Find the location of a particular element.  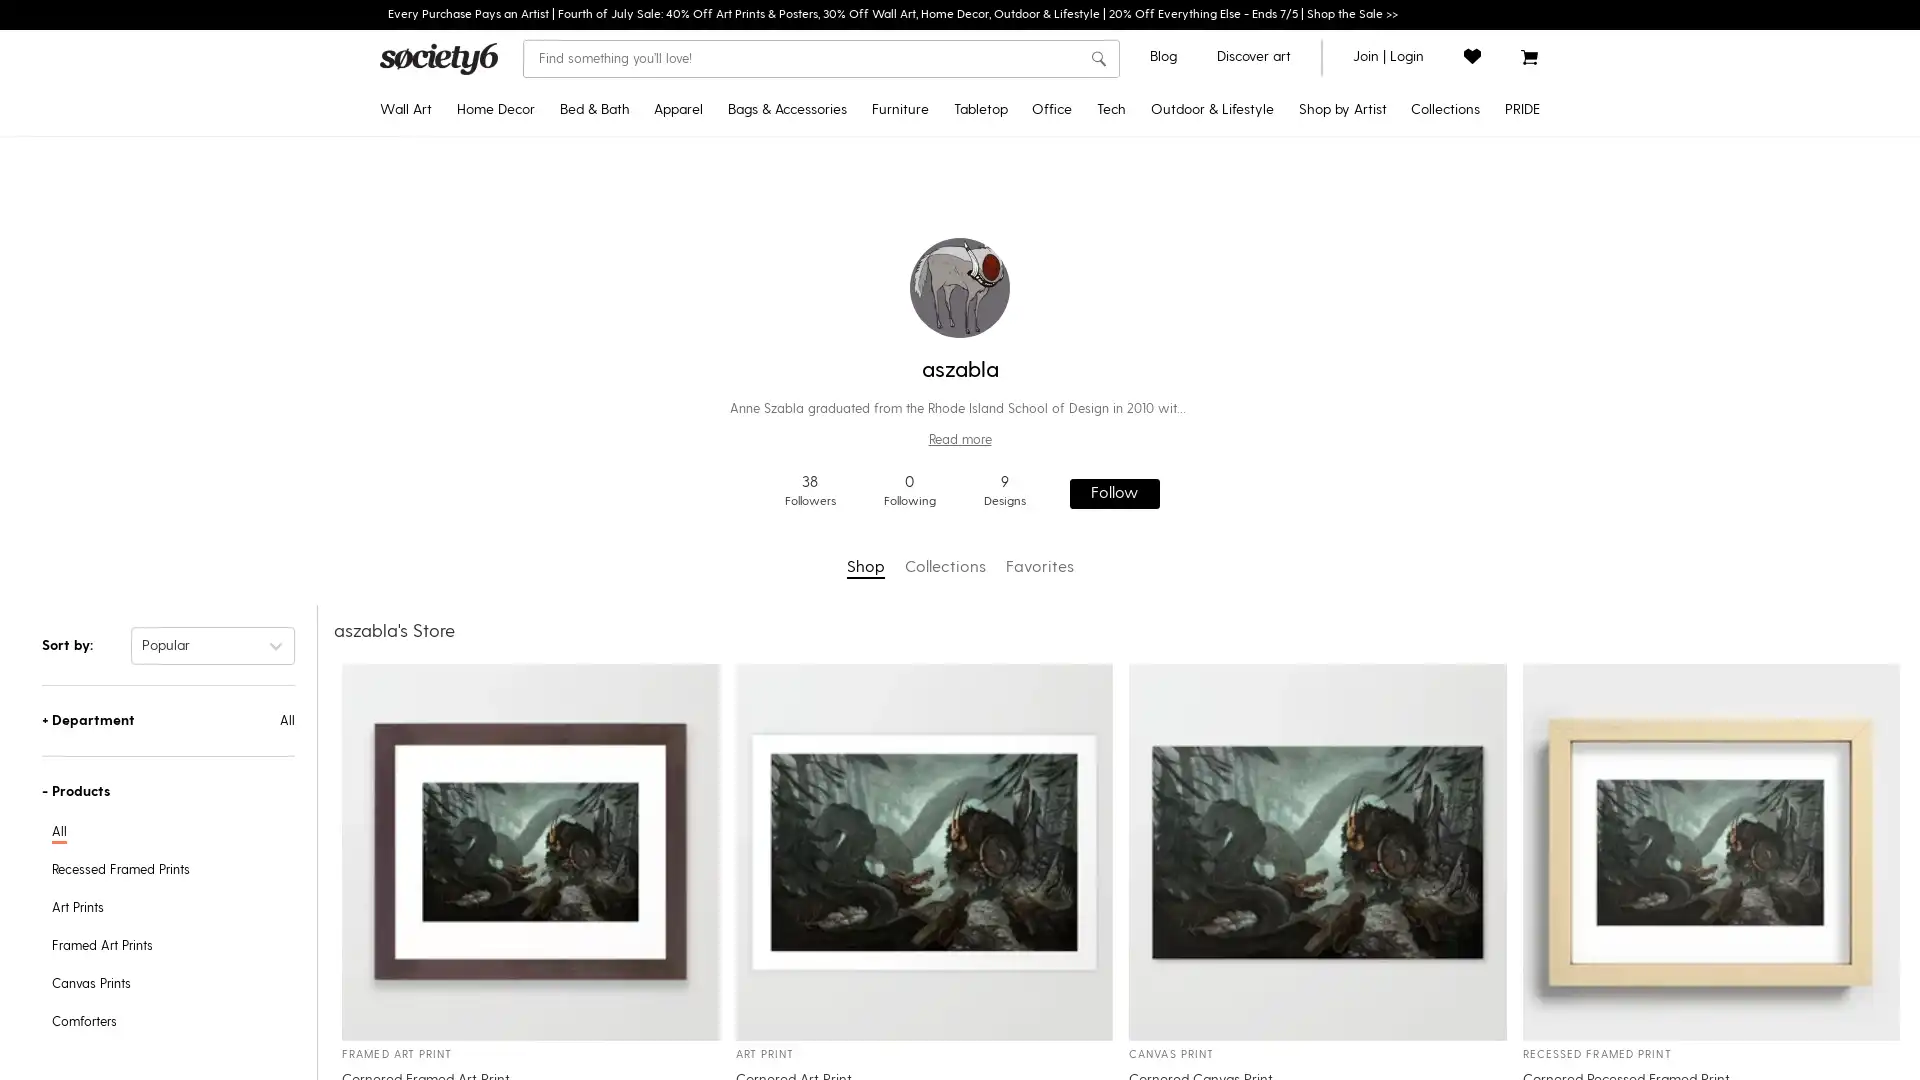

Throw Blankets is located at coordinates (533, 289).